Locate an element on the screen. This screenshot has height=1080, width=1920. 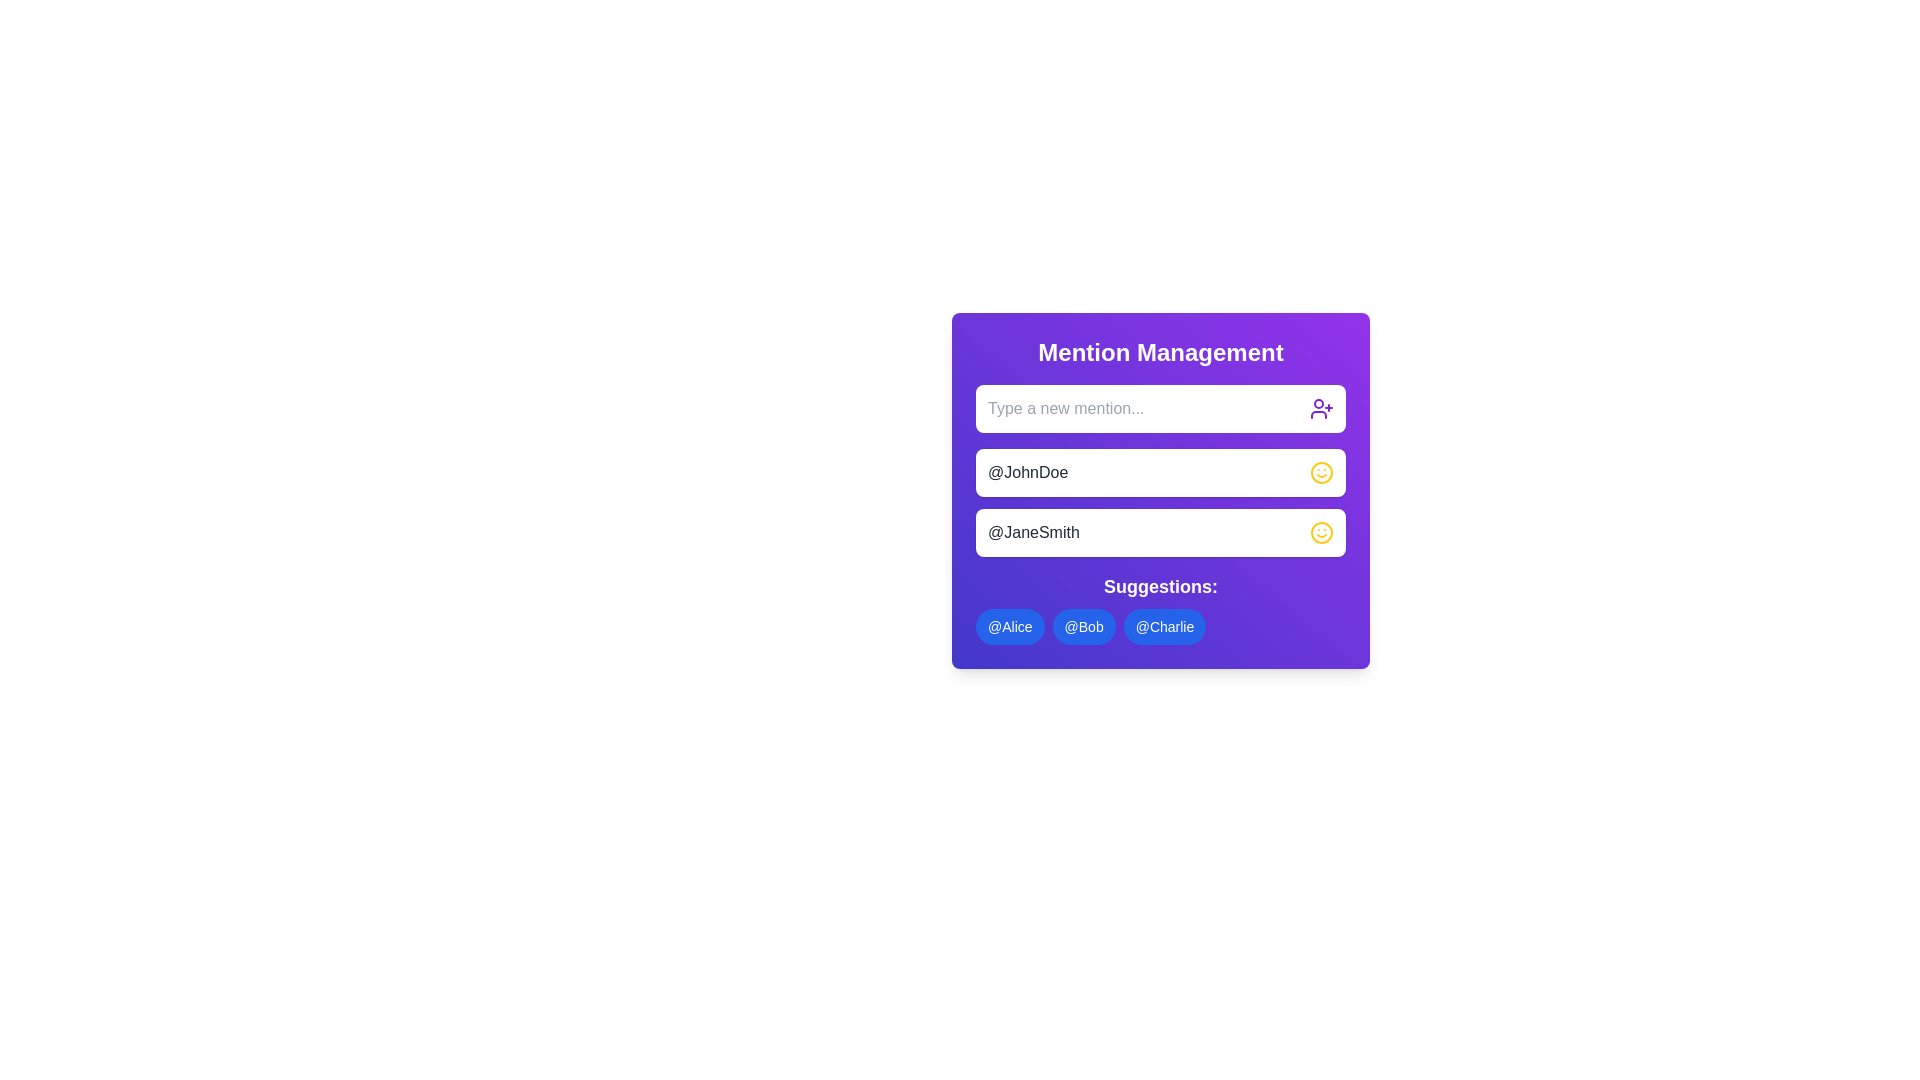
the icon representing user '@JaneSmith' located on the rightmost side of the box is located at coordinates (1321, 531).